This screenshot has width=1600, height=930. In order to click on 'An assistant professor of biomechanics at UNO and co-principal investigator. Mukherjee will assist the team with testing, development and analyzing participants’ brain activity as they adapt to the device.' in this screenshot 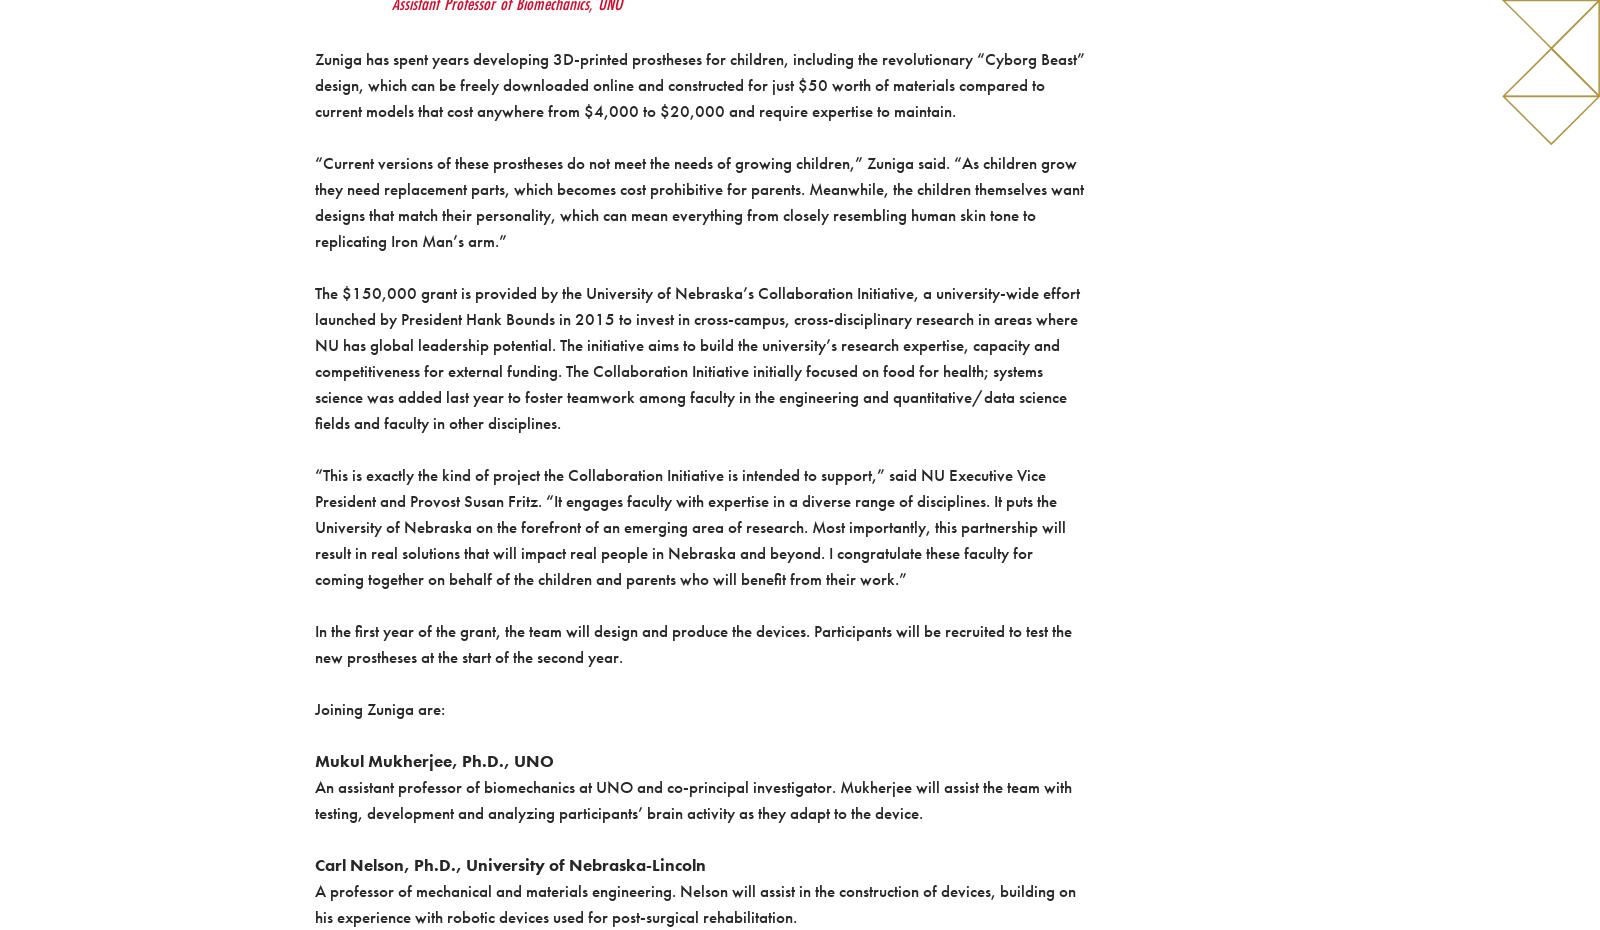, I will do `click(692, 798)`.